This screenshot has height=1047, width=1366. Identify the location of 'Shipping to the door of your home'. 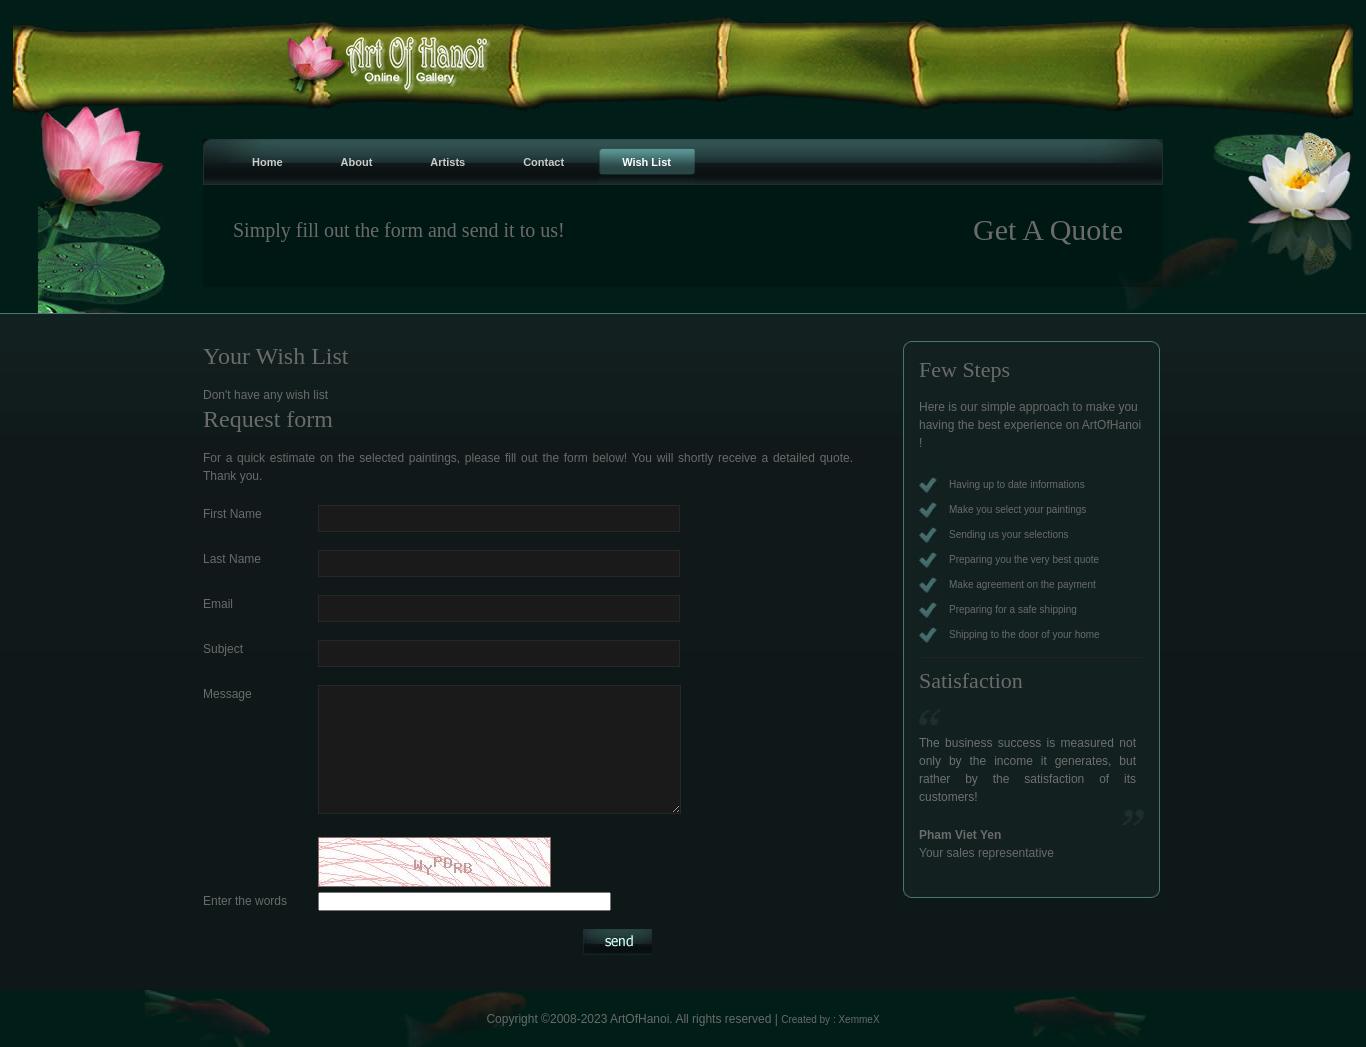
(948, 634).